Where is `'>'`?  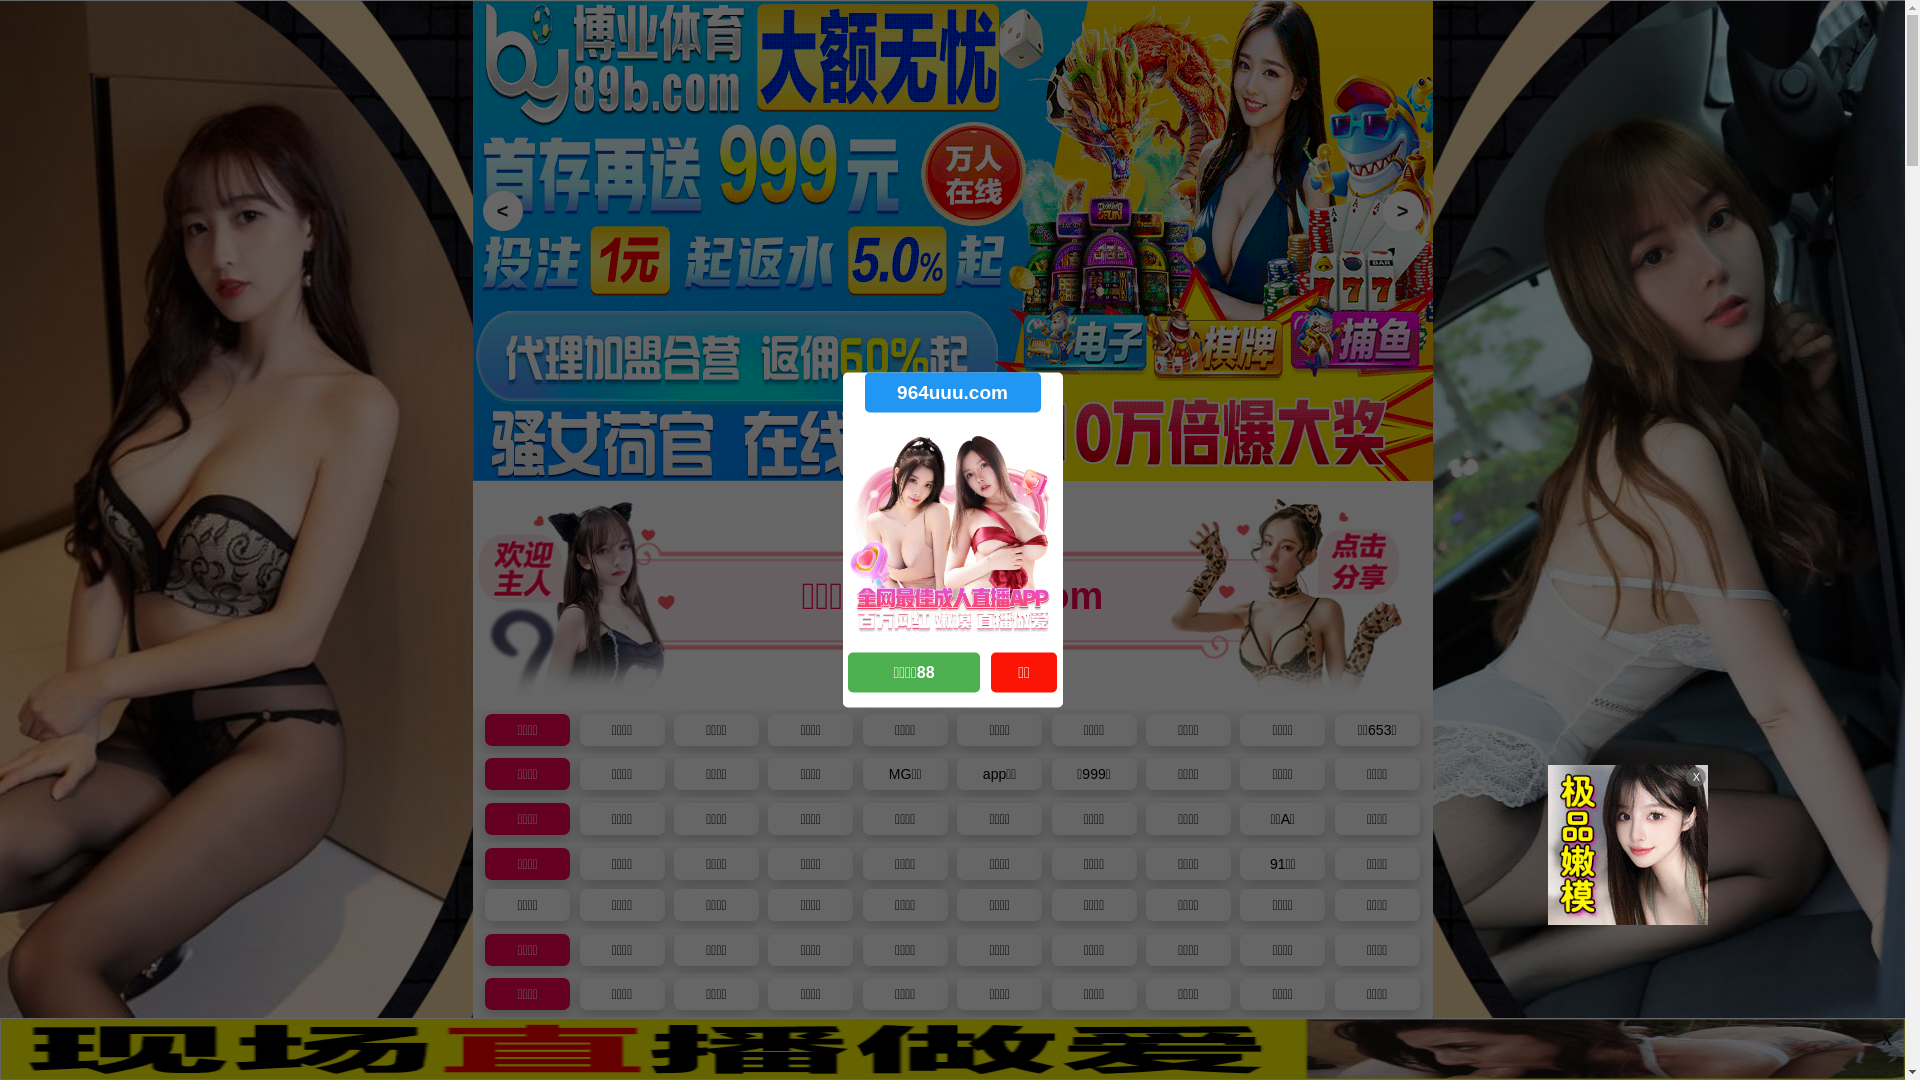 '>' is located at coordinates (1400, 211).